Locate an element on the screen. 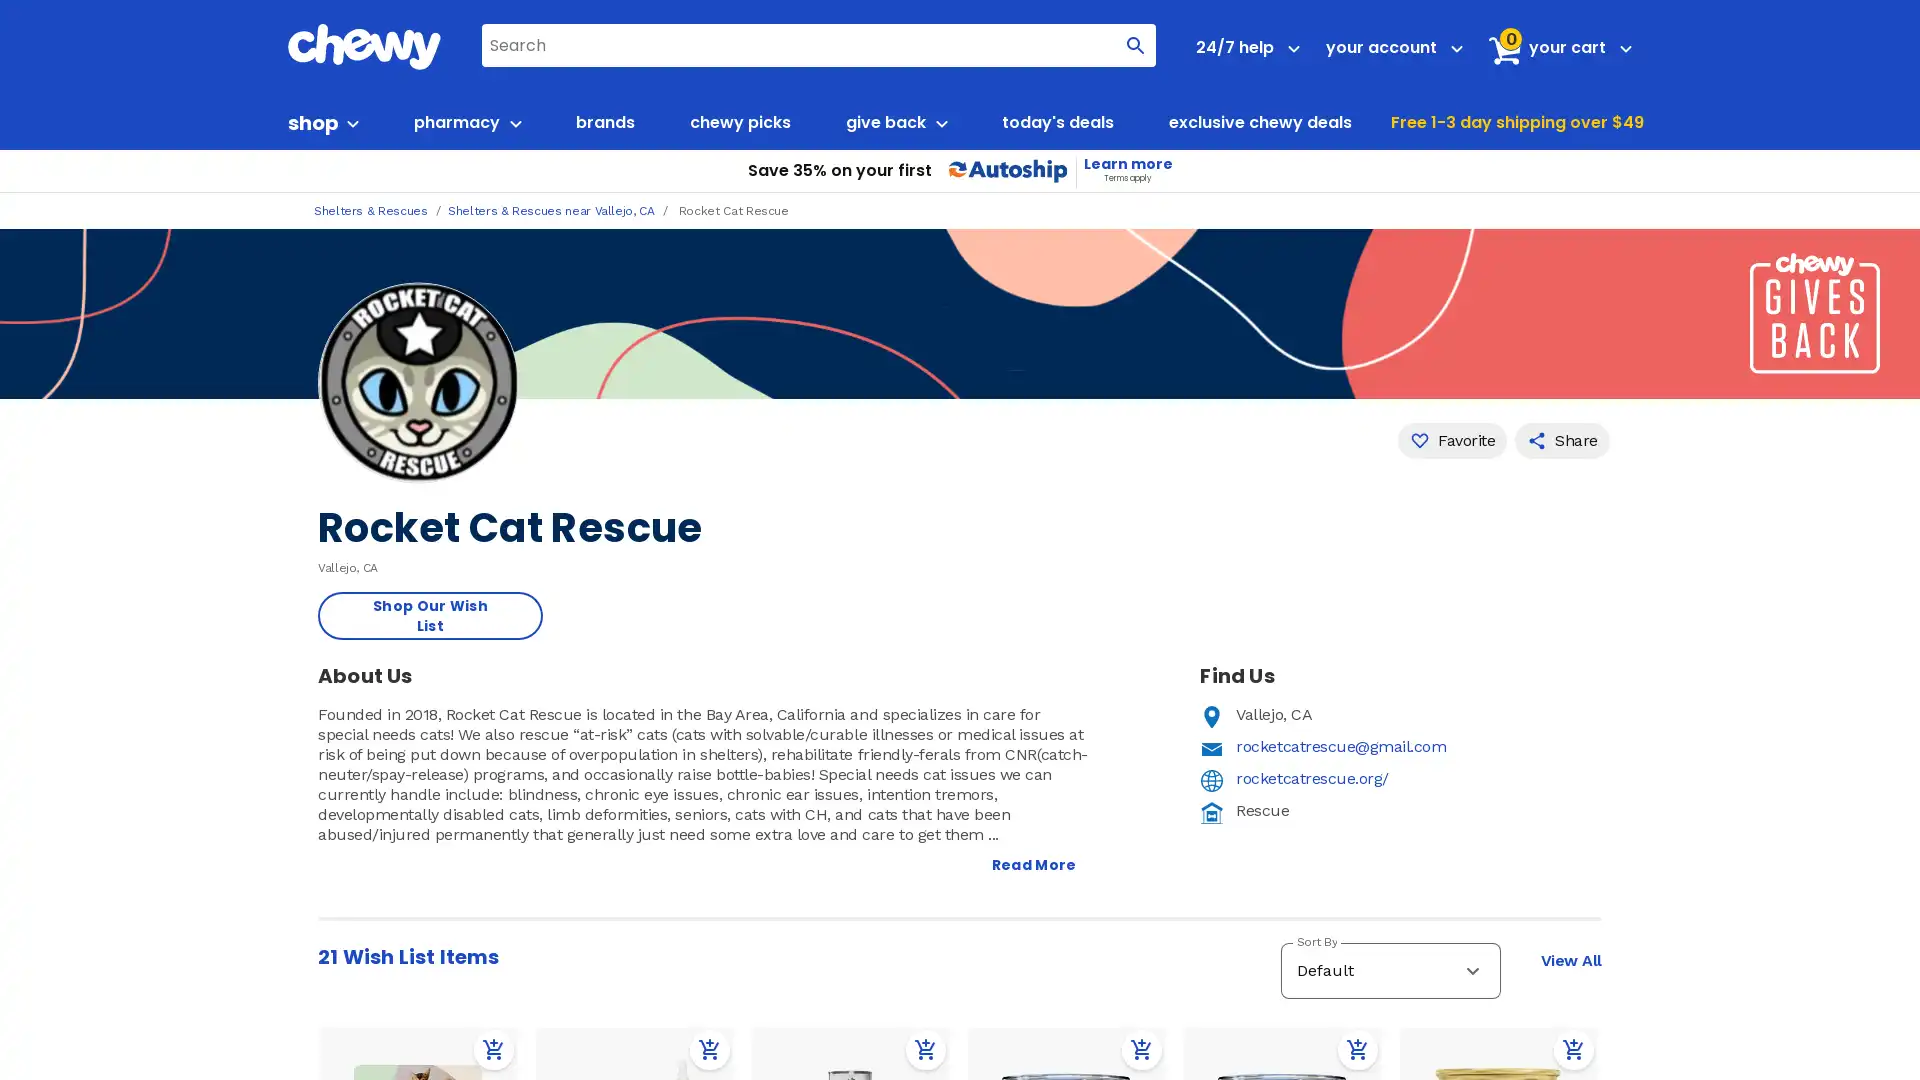 Image resolution: width=1920 pixels, height=1080 pixels. Favorite is located at coordinates (1452, 439).